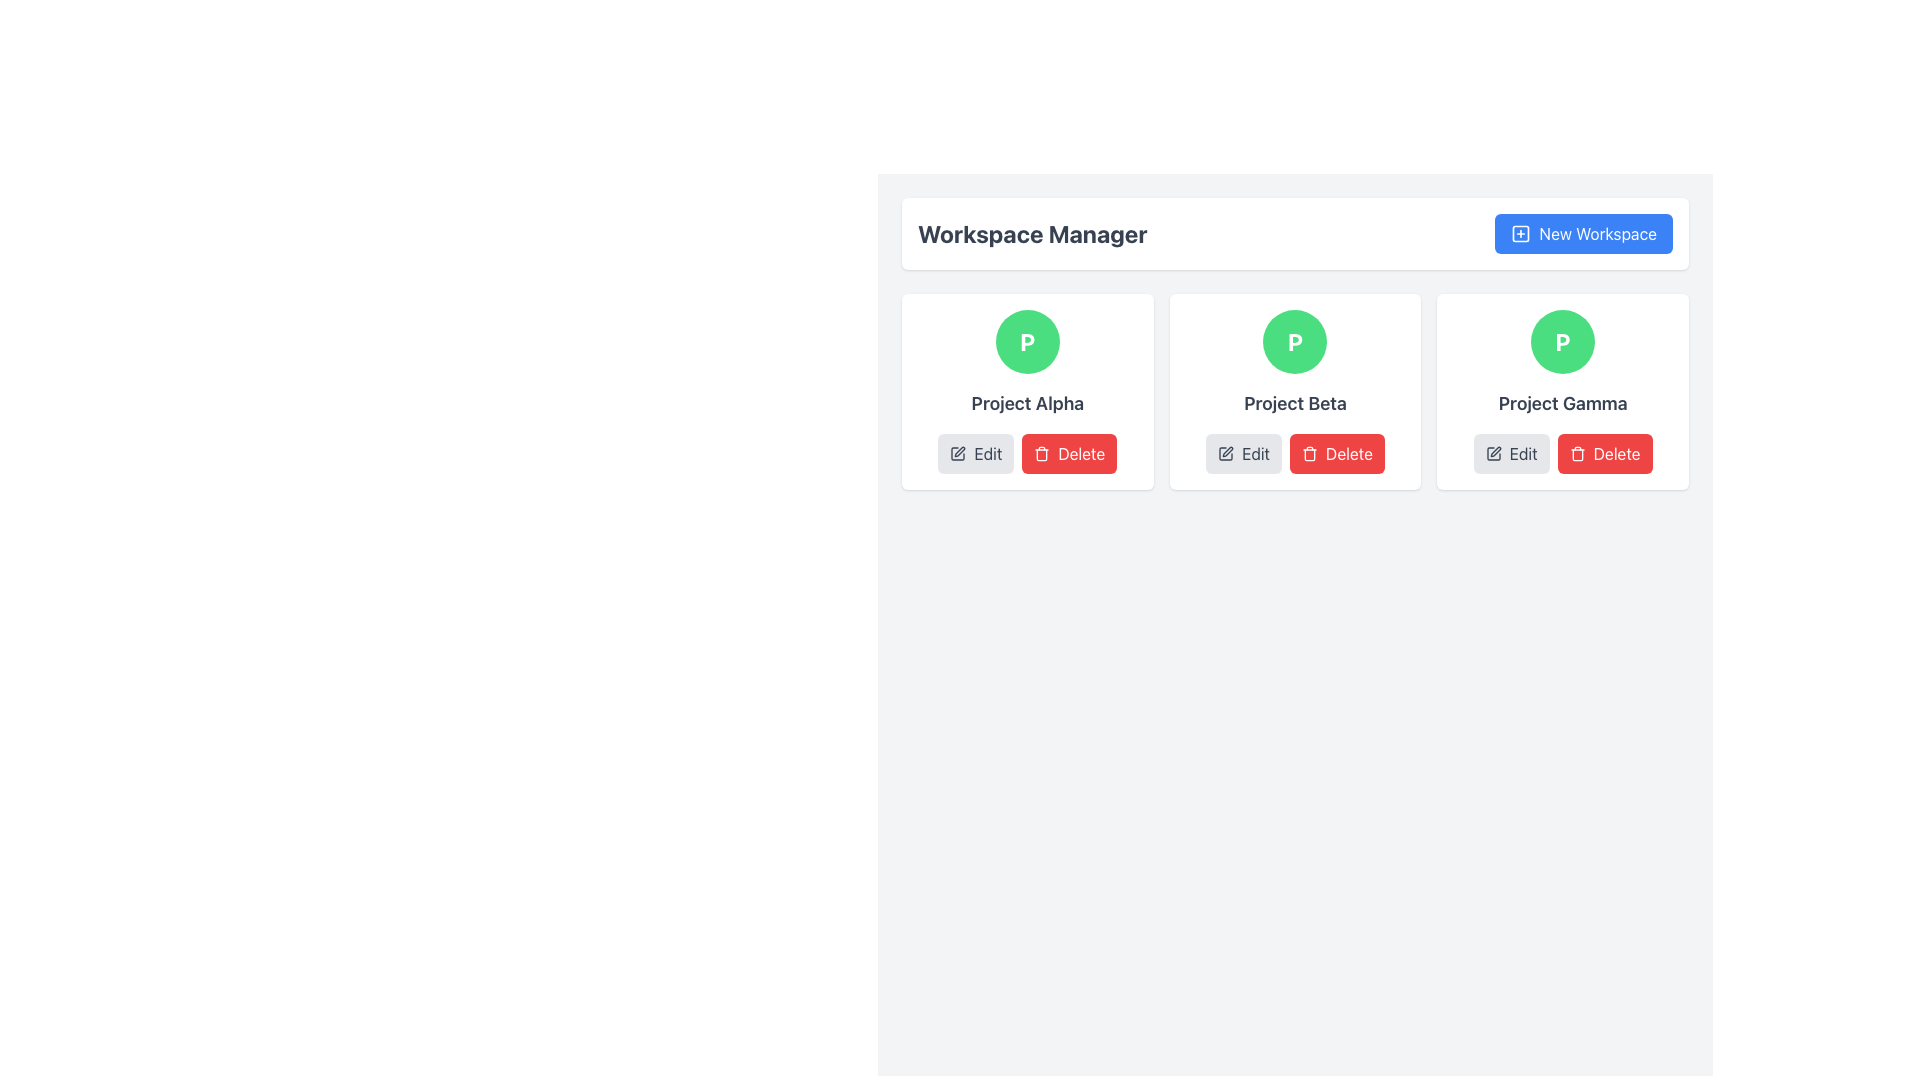 The height and width of the screenshot is (1080, 1920). What do you see at coordinates (1562, 392) in the screenshot?
I see `the 'Project Gamma' card with actionable controls, which is the third card in the row under the 'Workspace Manager' section` at bounding box center [1562, 392].